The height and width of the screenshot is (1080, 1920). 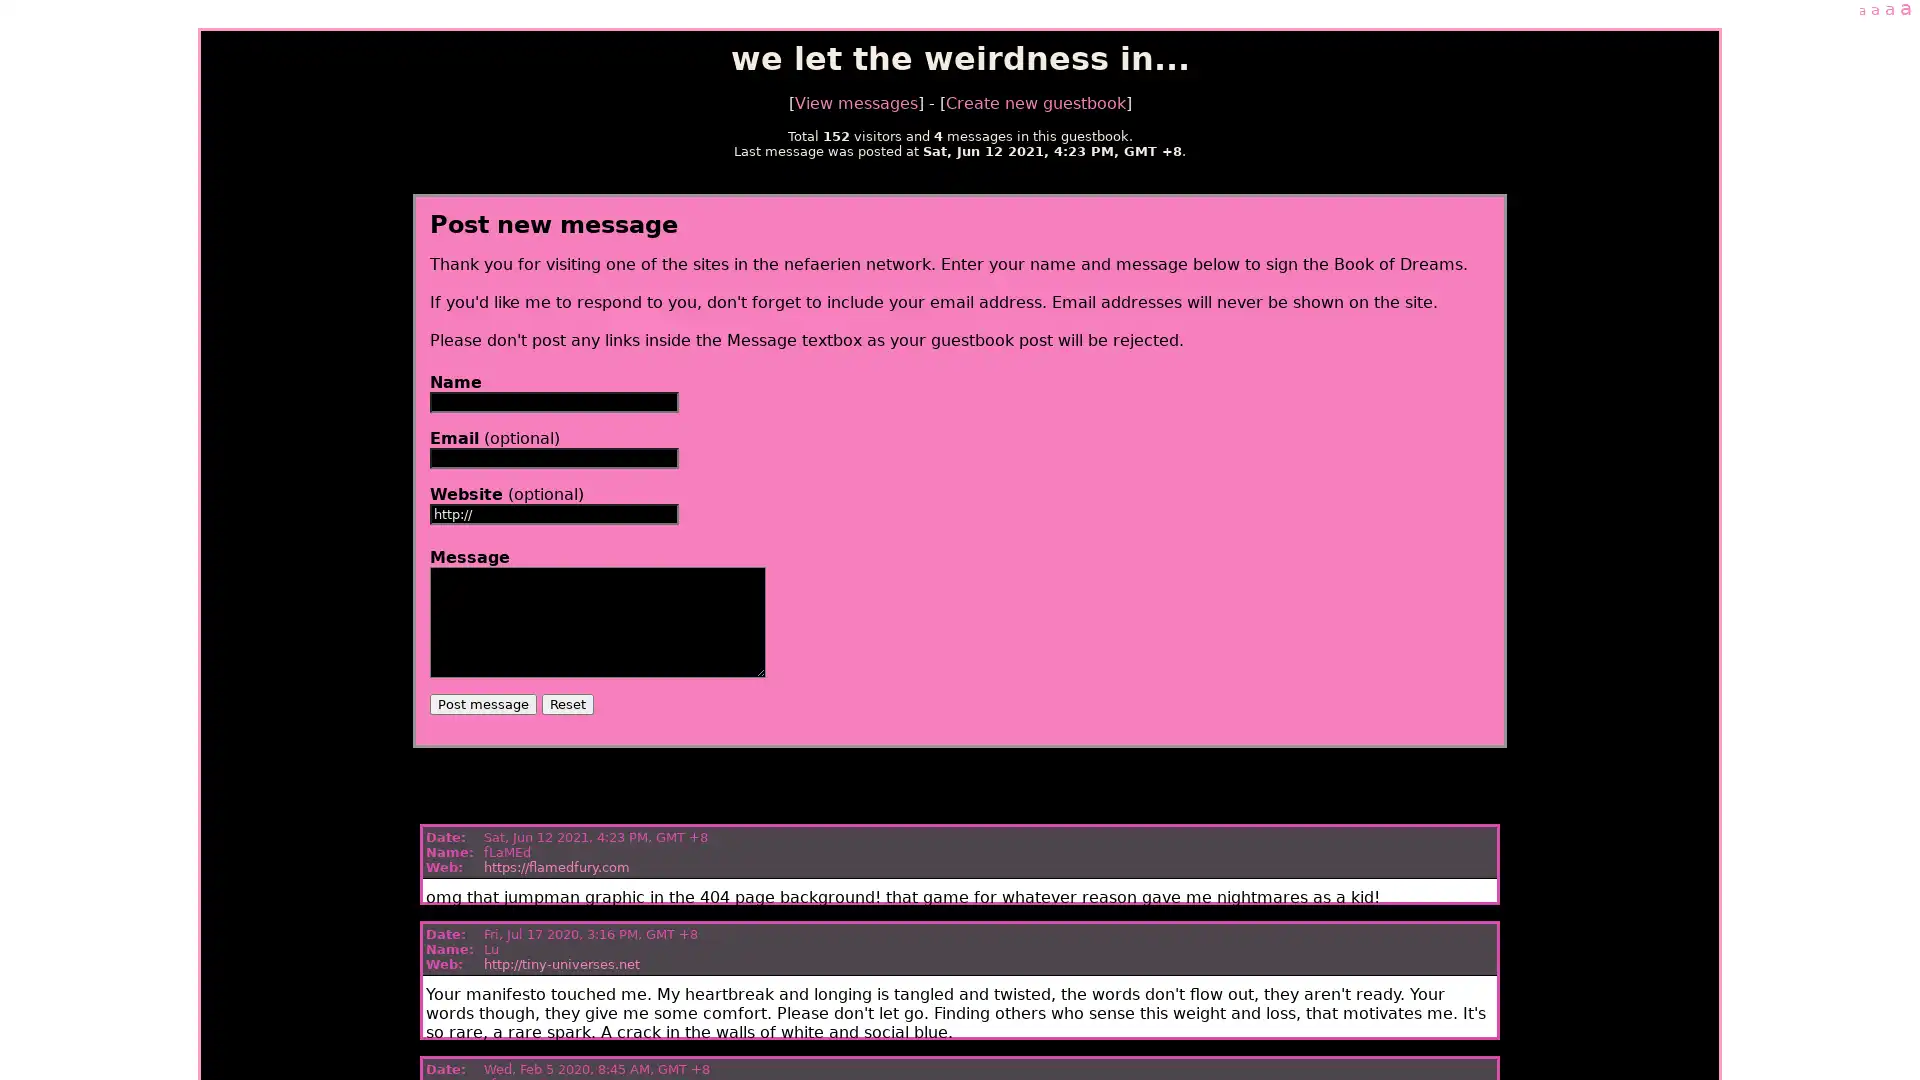 I want to click on Post message, so click(x=482, y=703).